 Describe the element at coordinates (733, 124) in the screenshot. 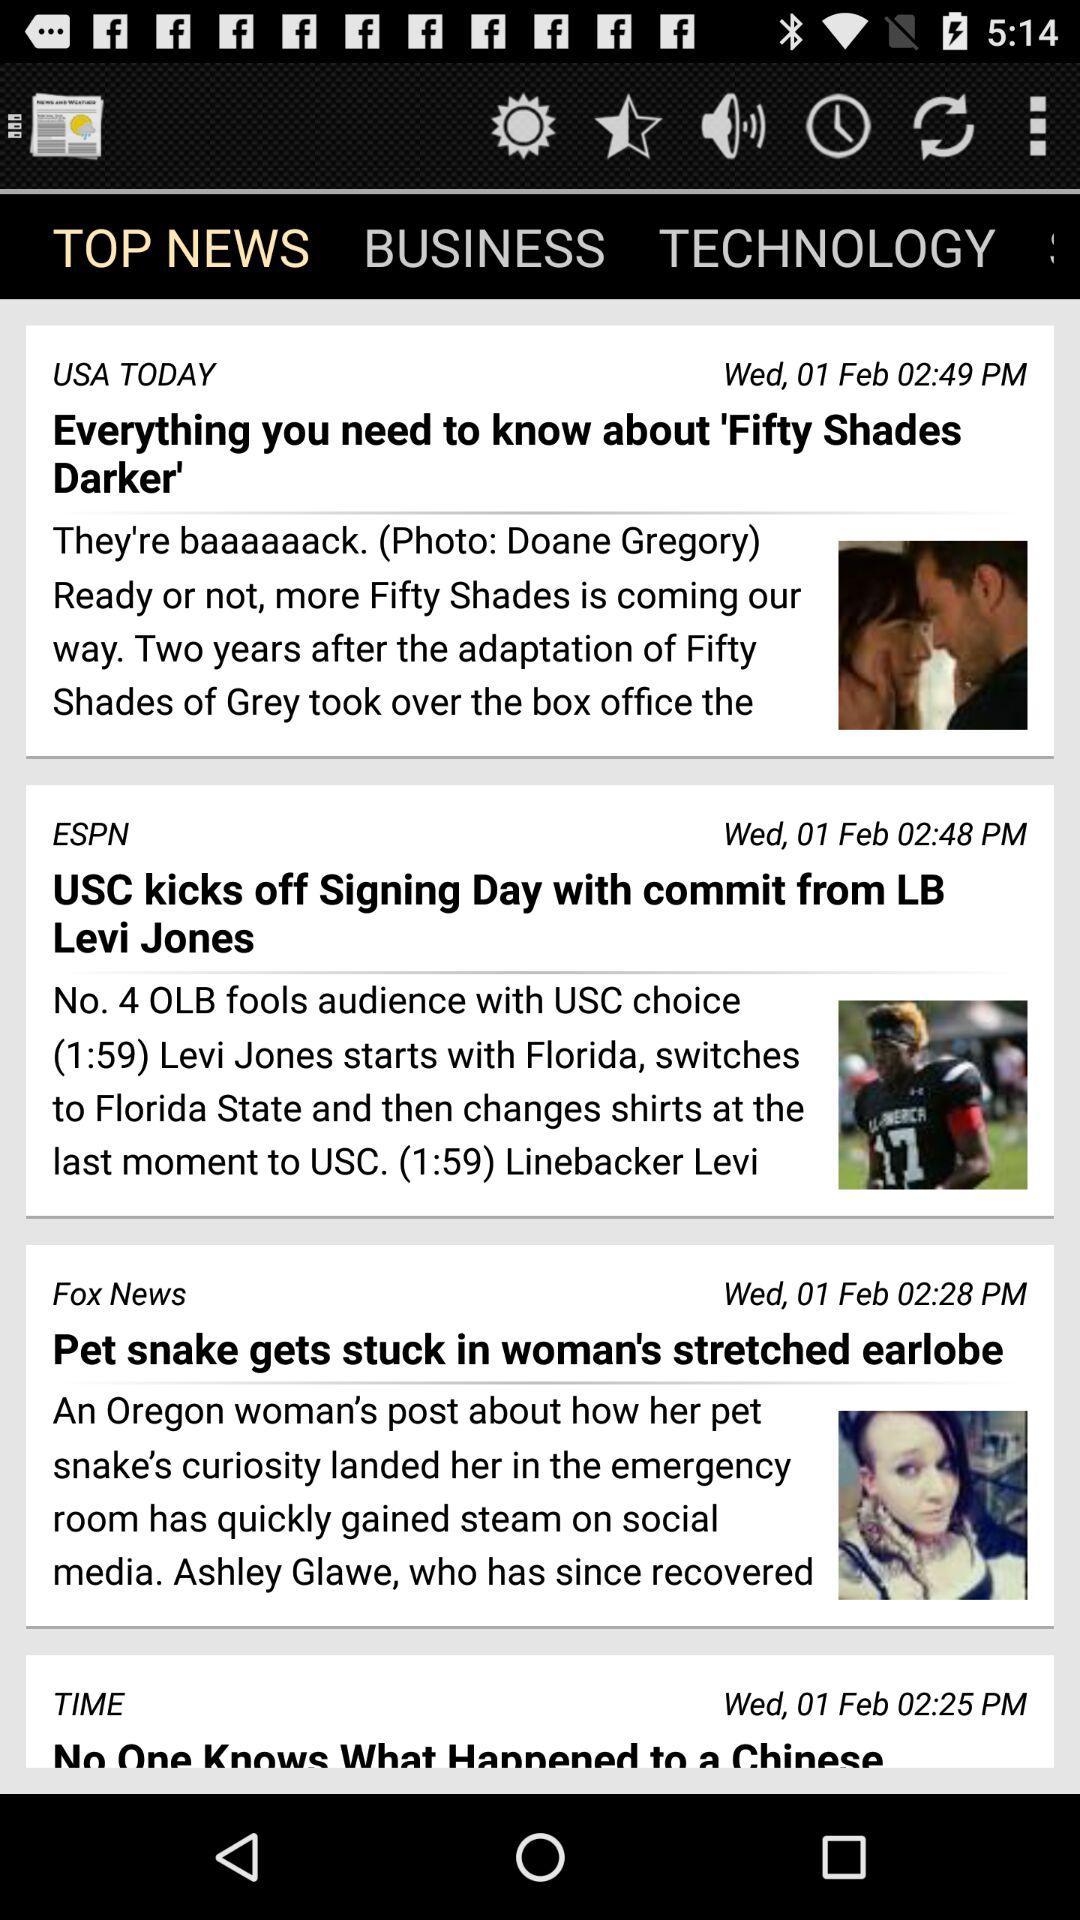

I see `adjust sound` at that location.